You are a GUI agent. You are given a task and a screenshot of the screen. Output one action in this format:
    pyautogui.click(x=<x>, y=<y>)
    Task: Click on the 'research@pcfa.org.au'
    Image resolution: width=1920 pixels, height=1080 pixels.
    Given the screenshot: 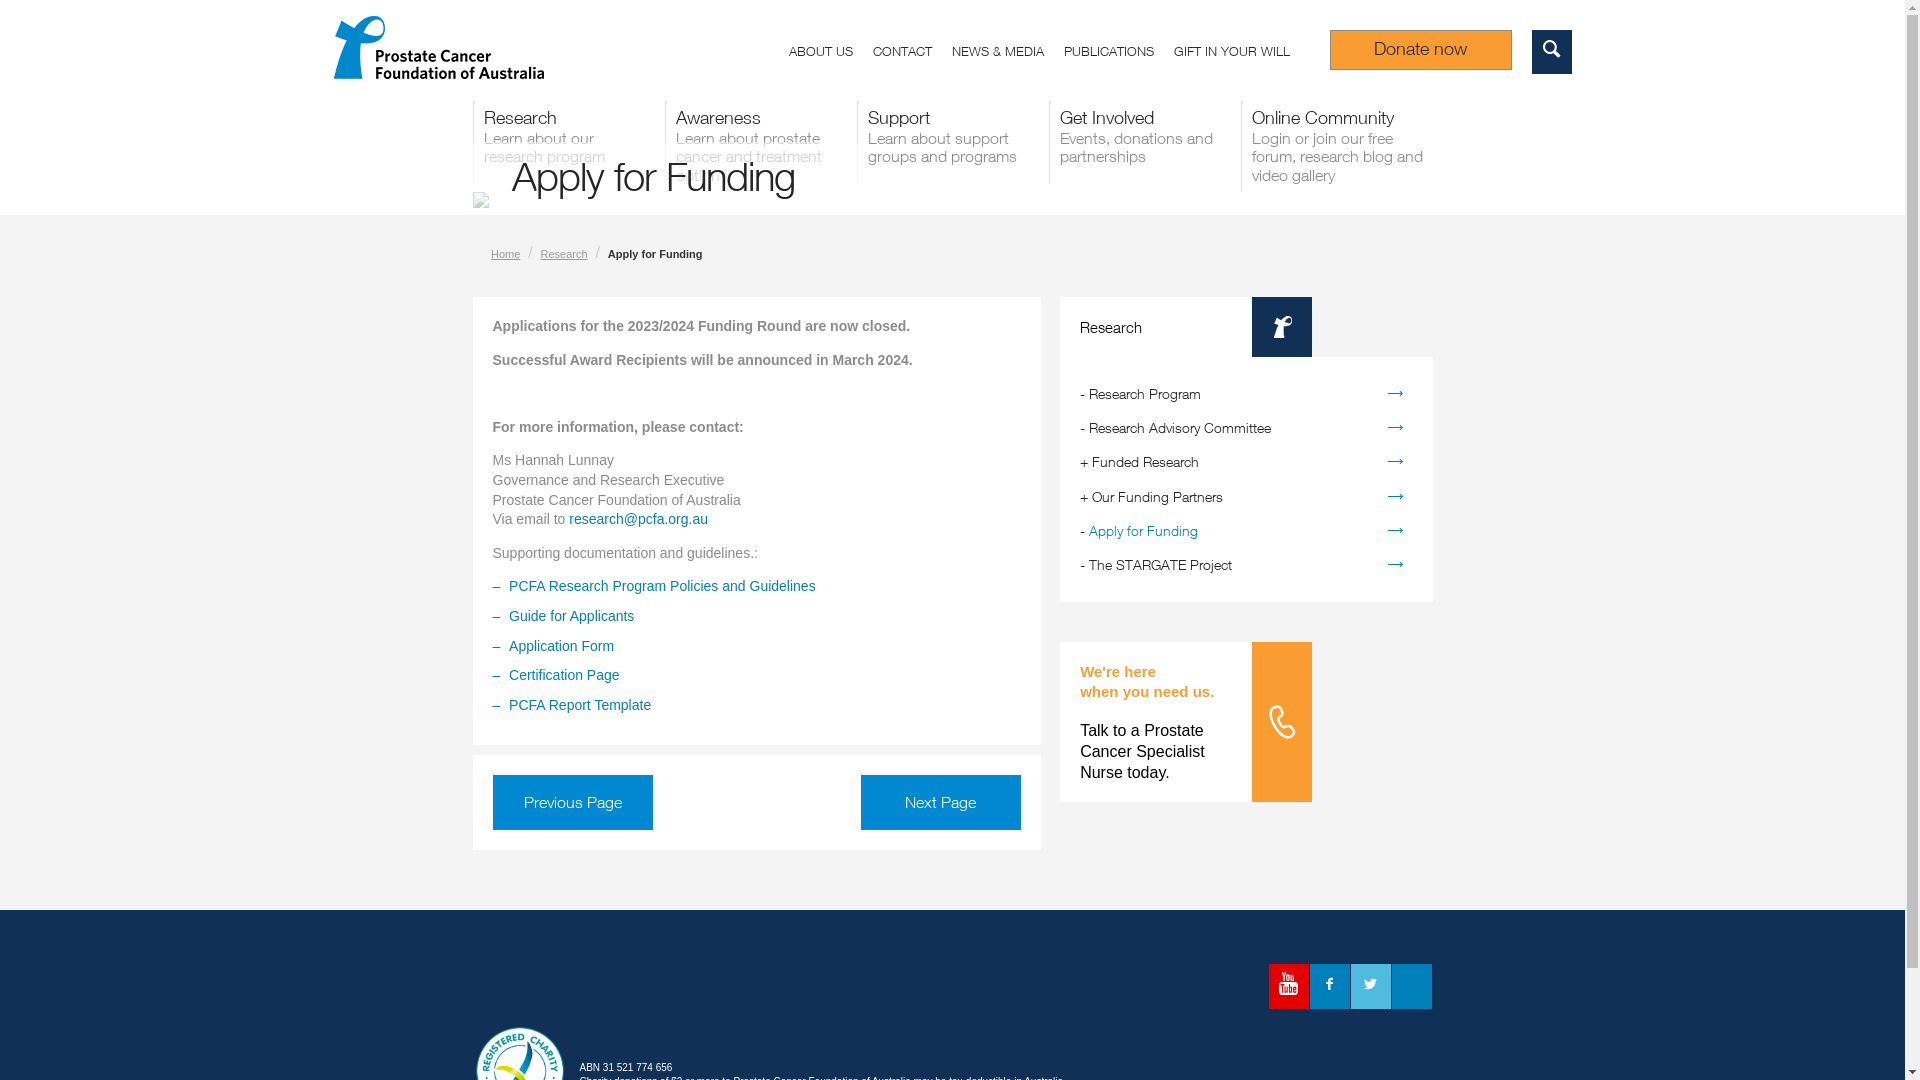 What is the action you would take?
    pyautogui.click(x=637, y=518)
    